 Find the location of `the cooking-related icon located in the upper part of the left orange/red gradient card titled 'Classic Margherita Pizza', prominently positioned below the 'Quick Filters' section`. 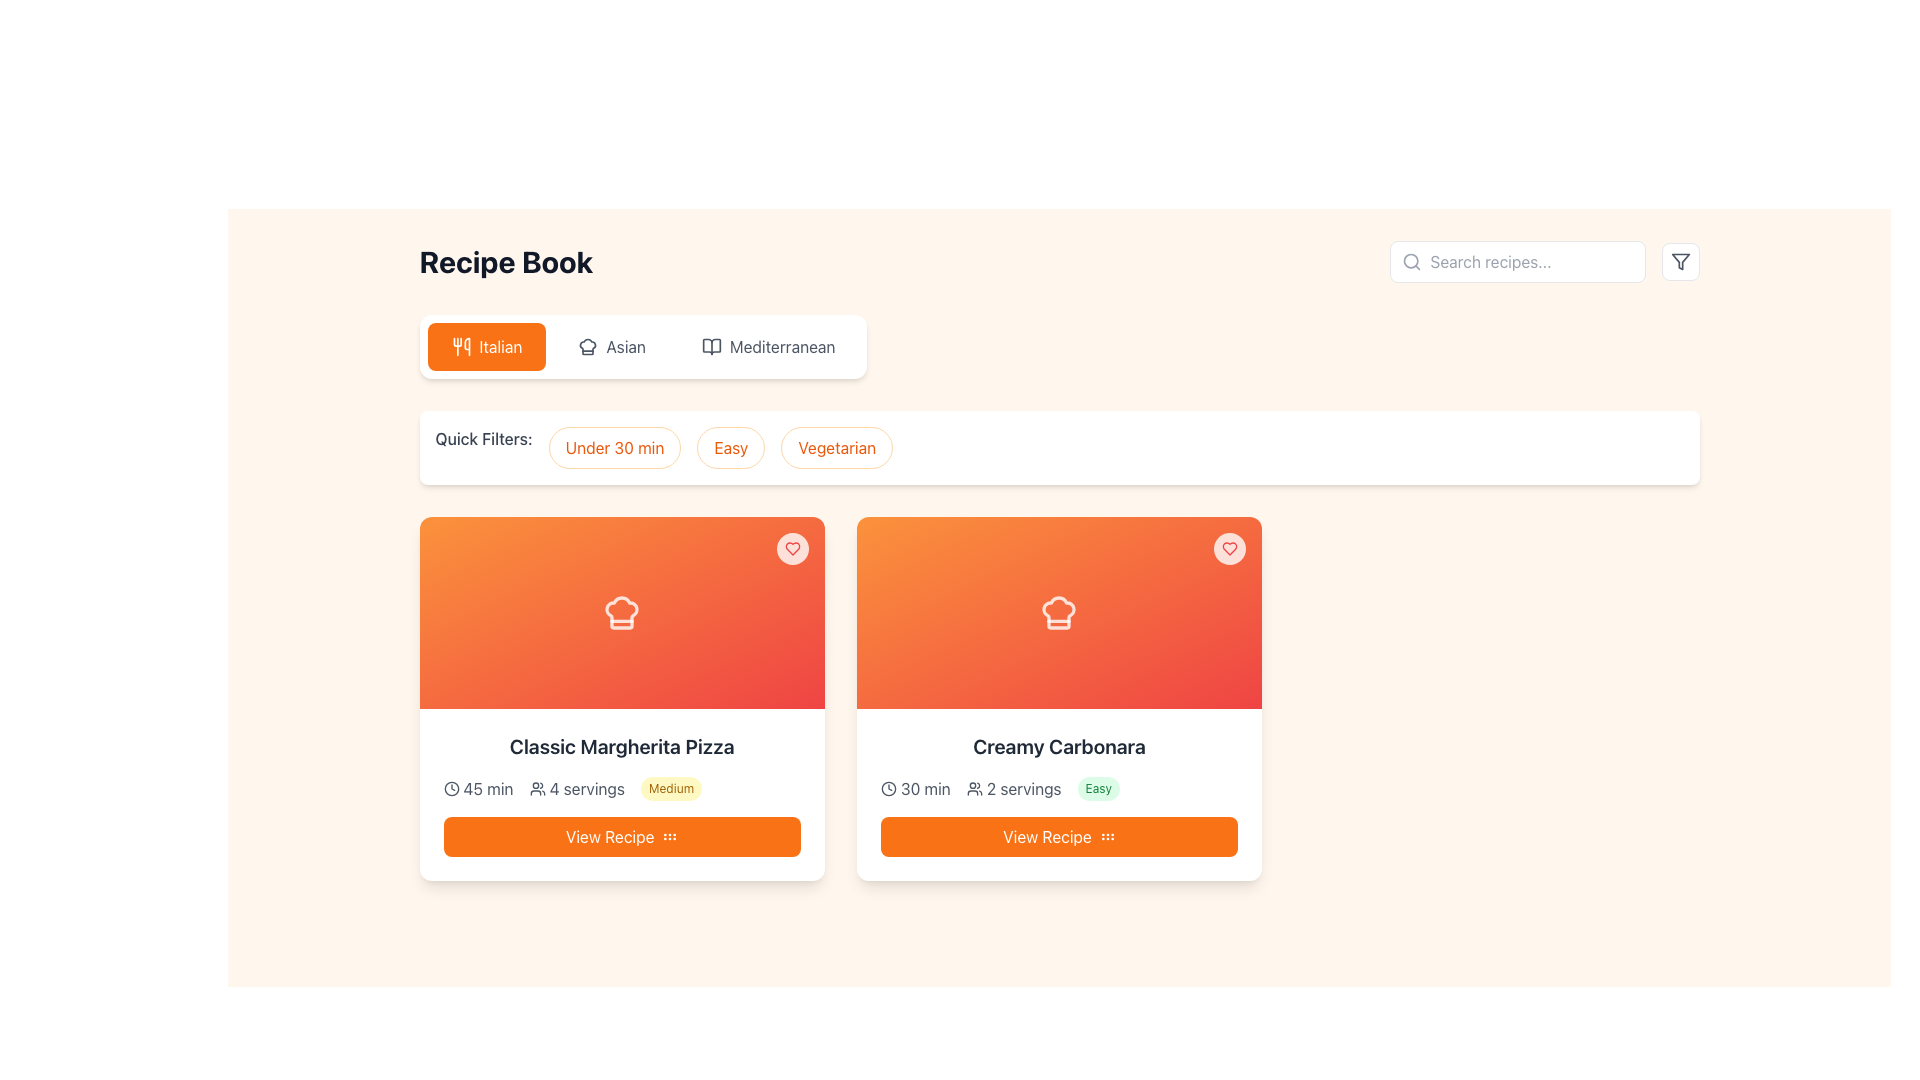

the cooking-related icon located in the upper part of the left orange/red gradient card titled 'Classic Margherita Pizza', prominently positioned below the 'Quick Filters' section is located at coordinates (621, 612).